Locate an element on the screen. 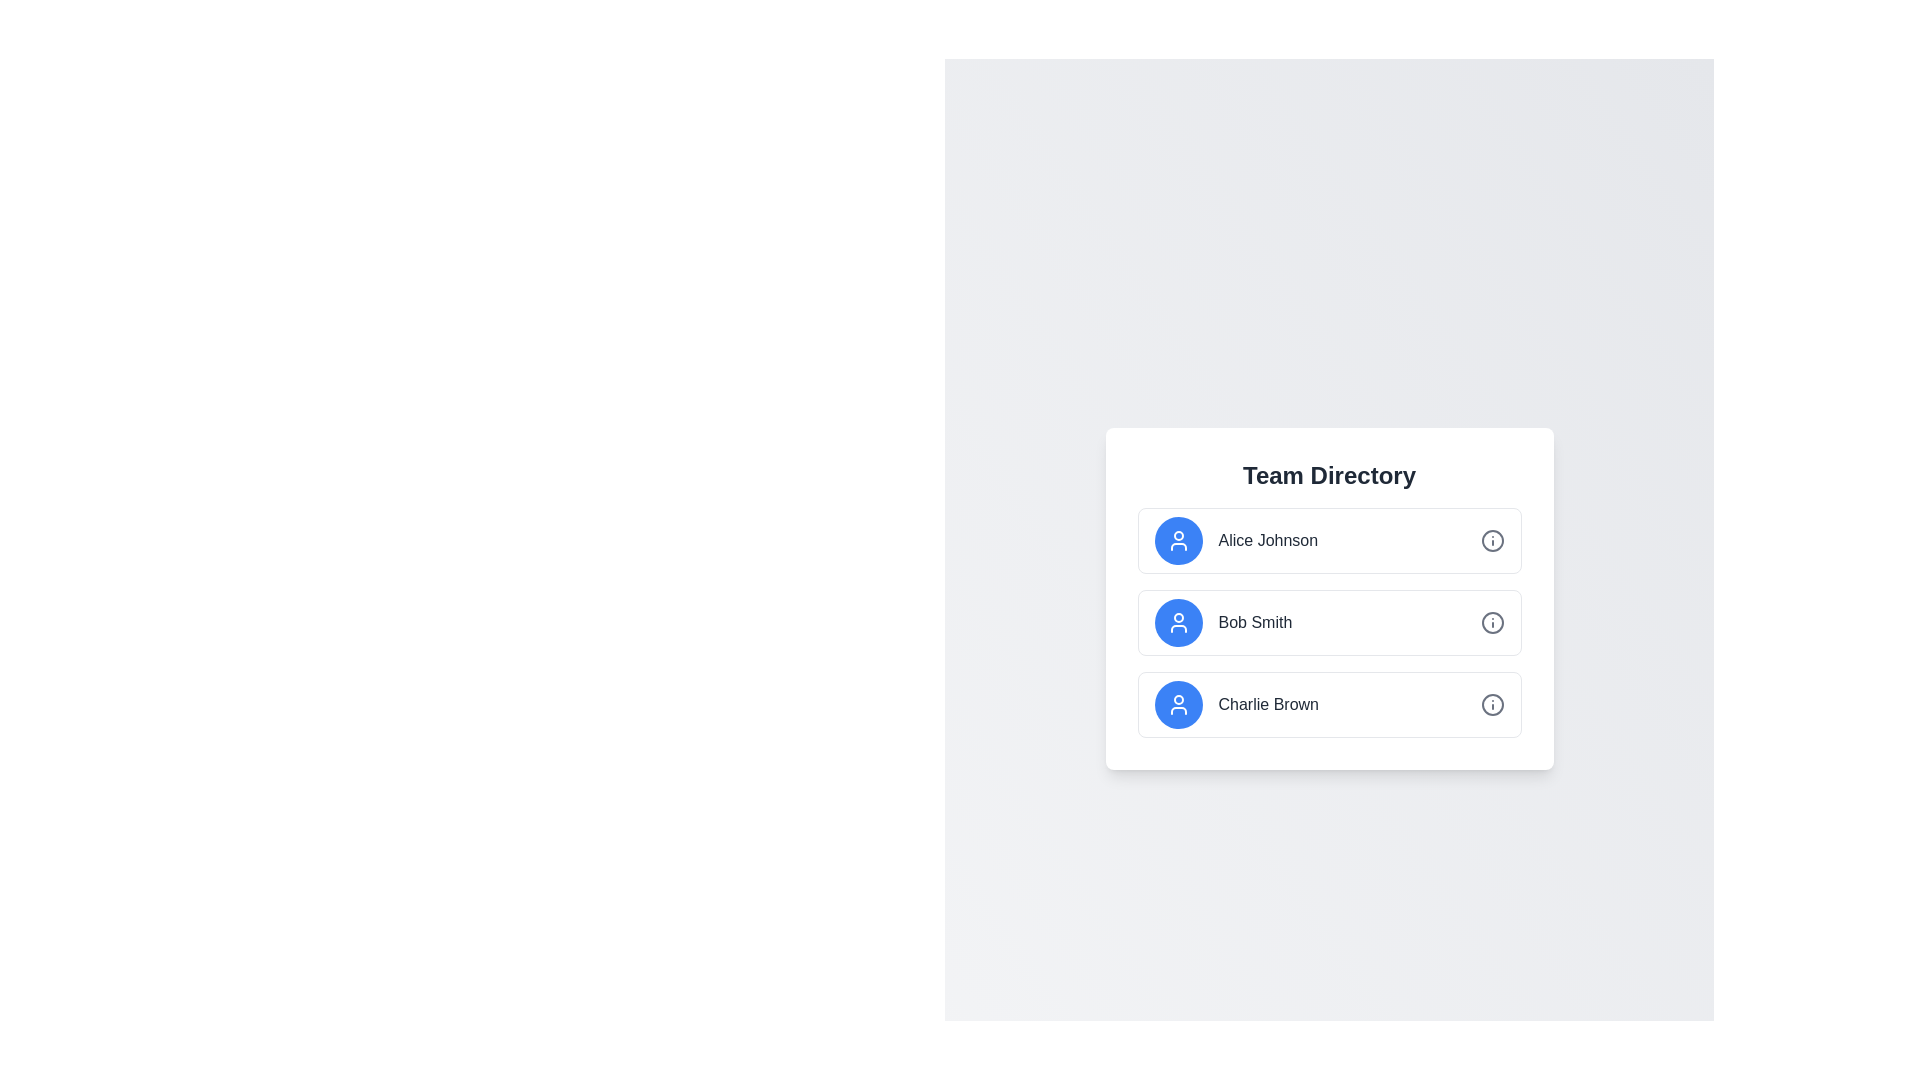 Image resolution: width=1920 pixels, height=1080 pixels. the circular icon located adjacent to the name 'Bob Smith' in the 'Team Directory' list is located at coordinates (1492, 622).